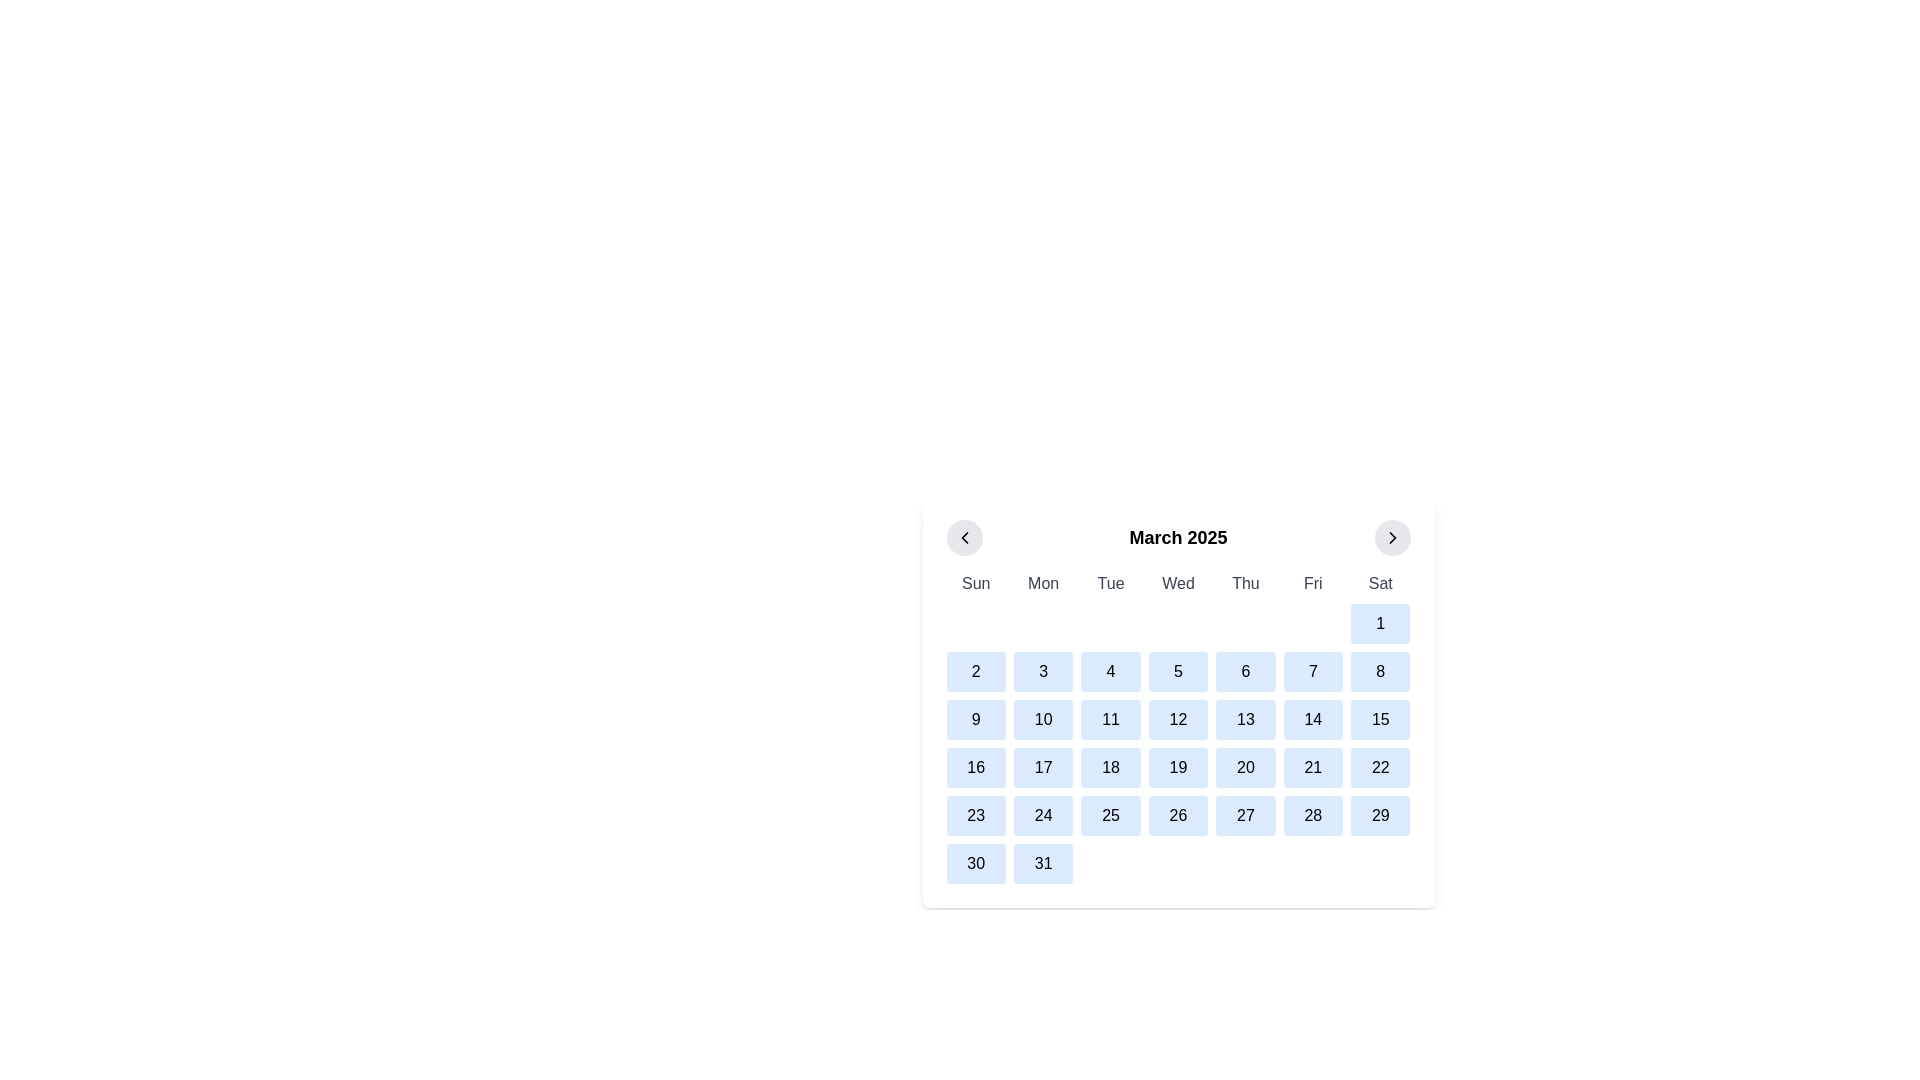 The height and width of the screenshot is (1080, 1920). What do you see at coordinates (976, 766) in the screenshot?
I see `the date selector button for '16' located in the fifth row and first column of the calendar grid under the 'Sun' header` at bounding box center [976, 766].